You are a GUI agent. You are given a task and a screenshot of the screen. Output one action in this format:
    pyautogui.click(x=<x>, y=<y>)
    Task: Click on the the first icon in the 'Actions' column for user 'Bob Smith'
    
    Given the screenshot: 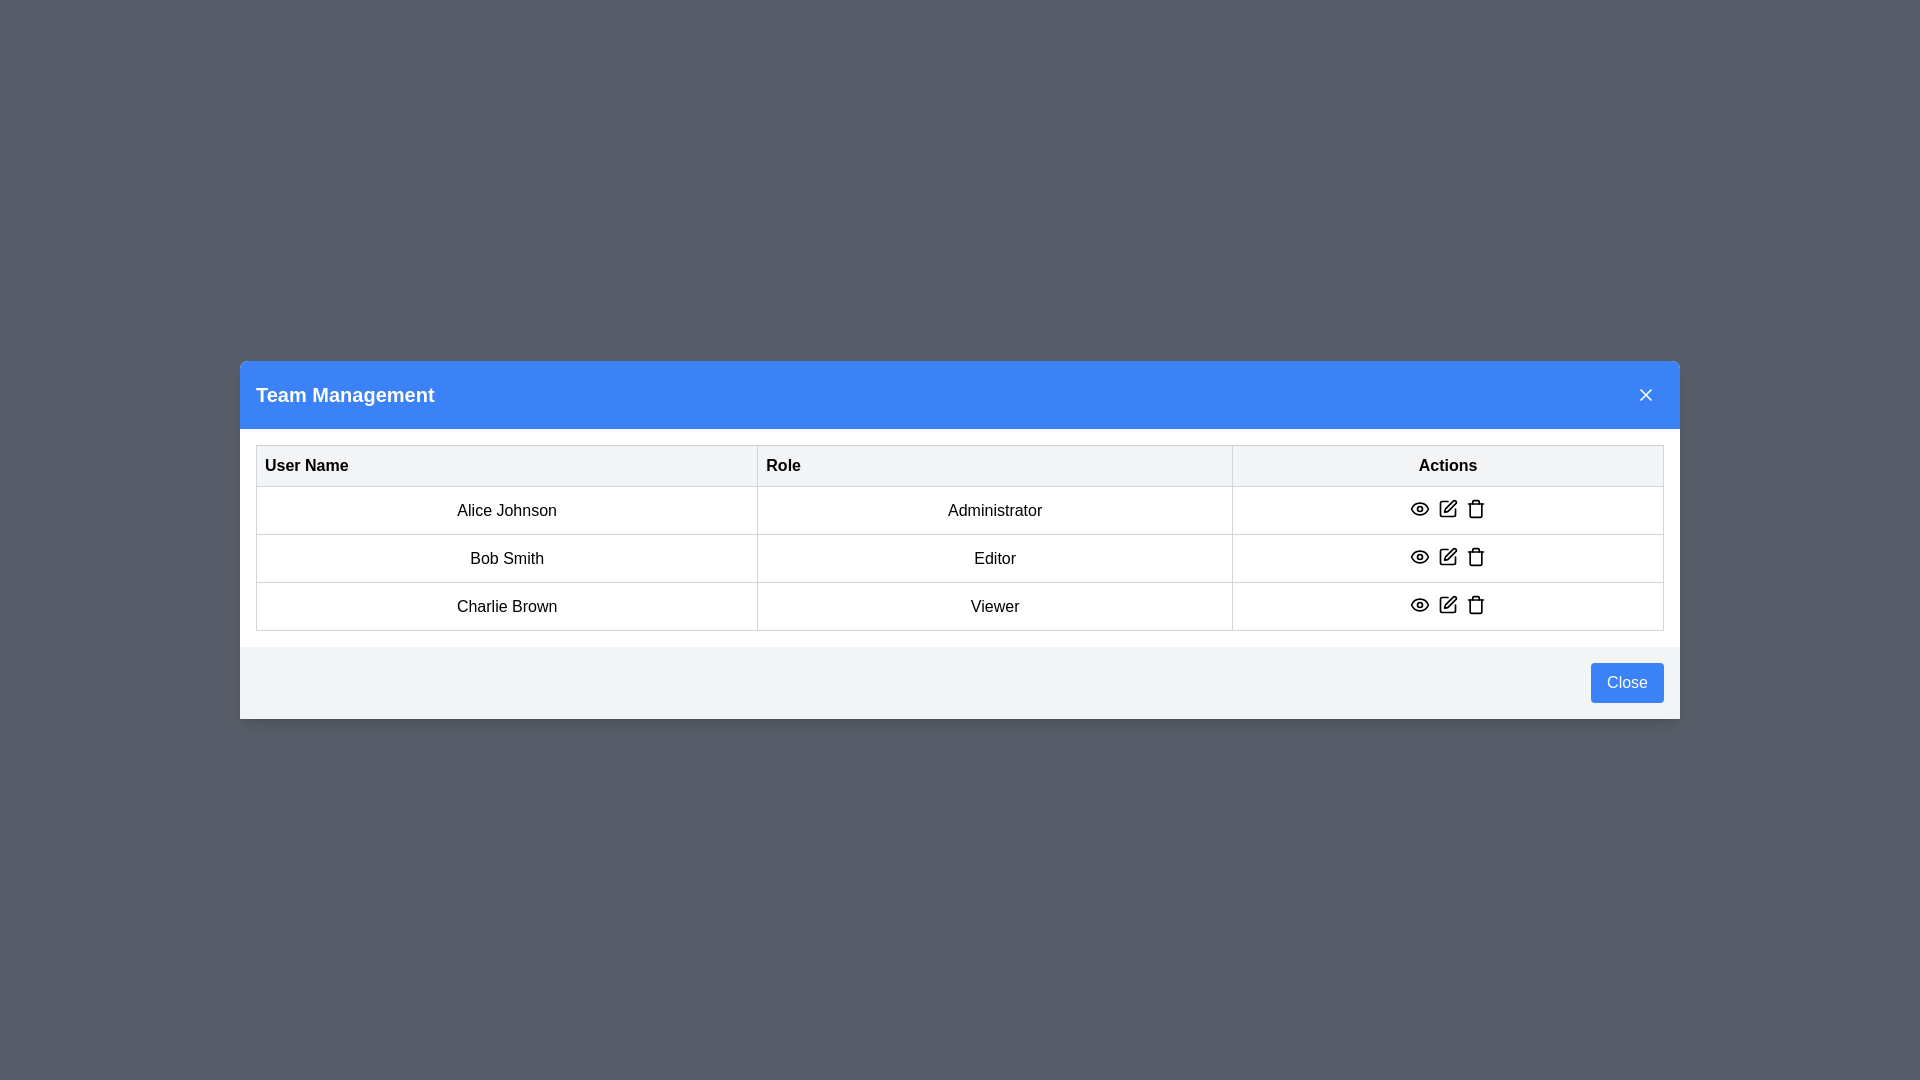 What is the action you would take?
    pyautogui.click(x=1419, y=556)
    